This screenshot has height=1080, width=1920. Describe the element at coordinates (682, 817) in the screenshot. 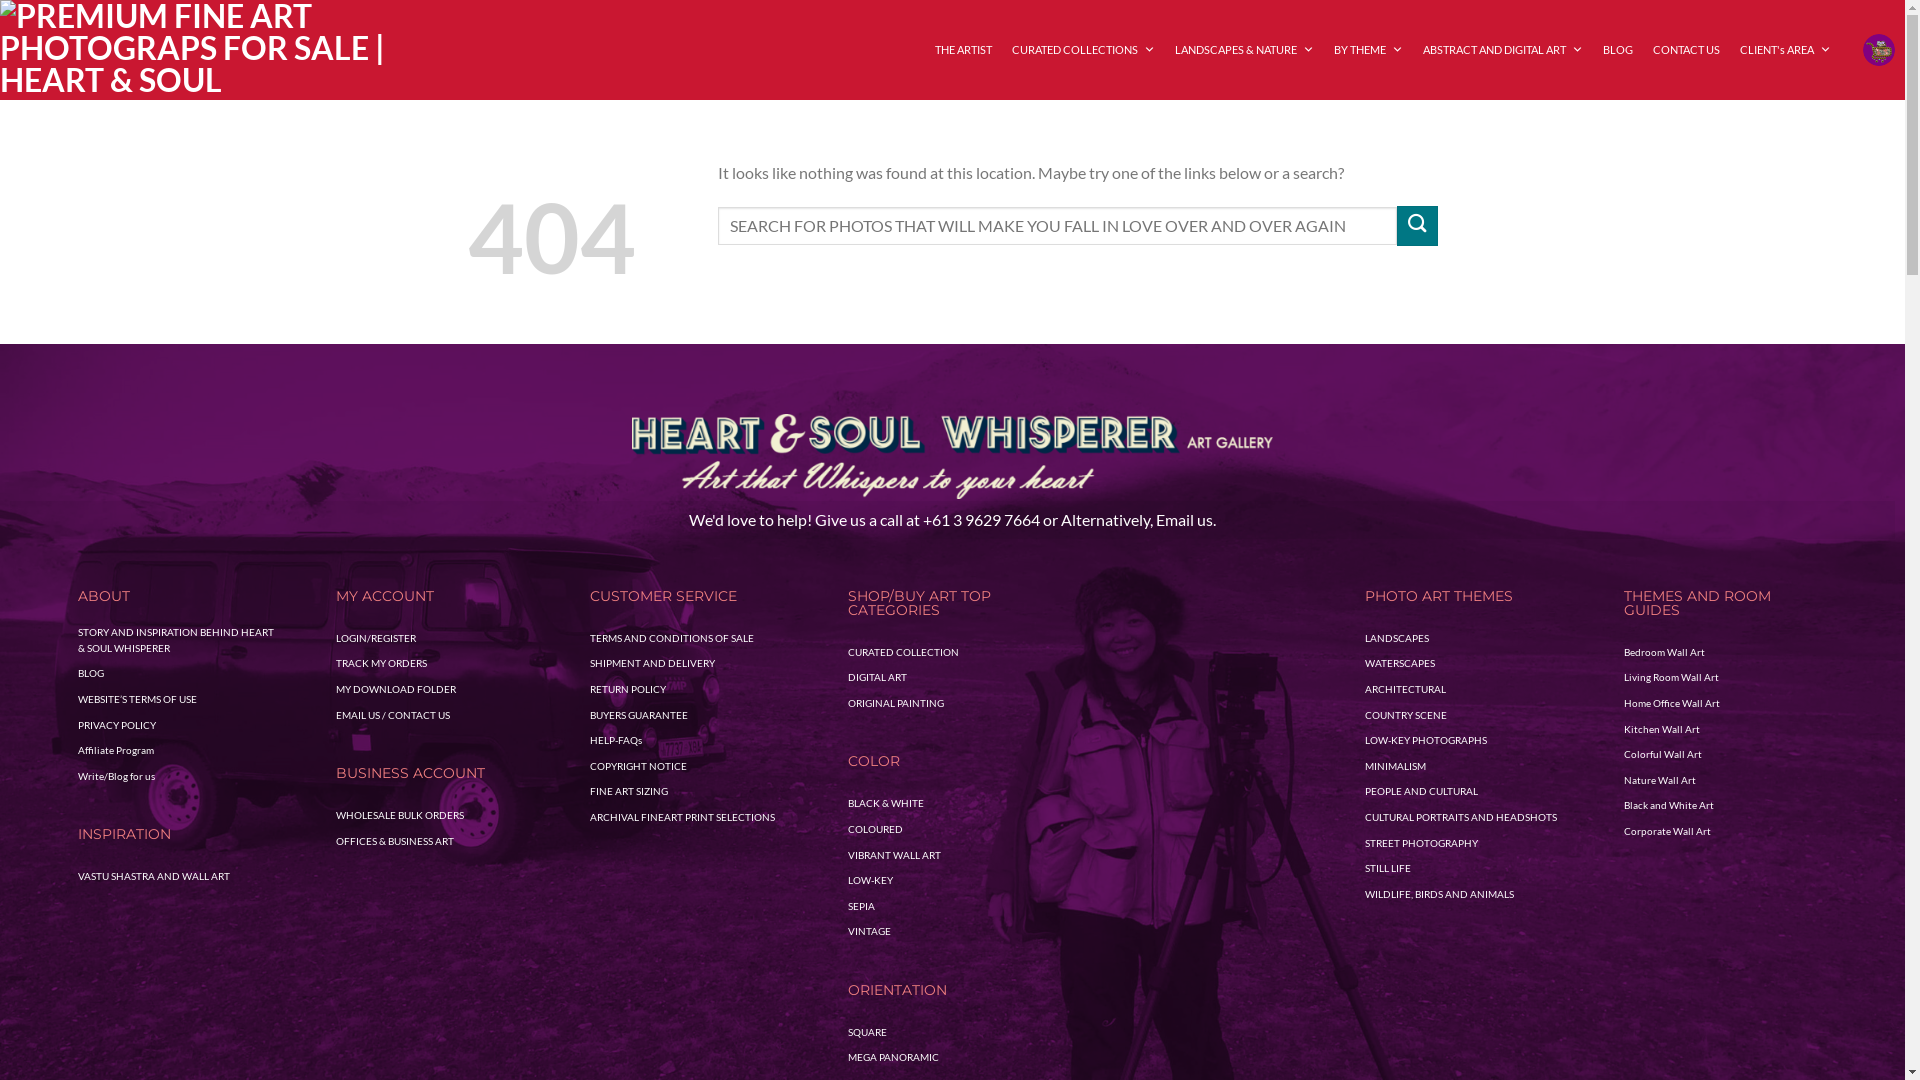

I see `'ARCHIVAL FINEART PRINT SELECTIONS'` at that location.